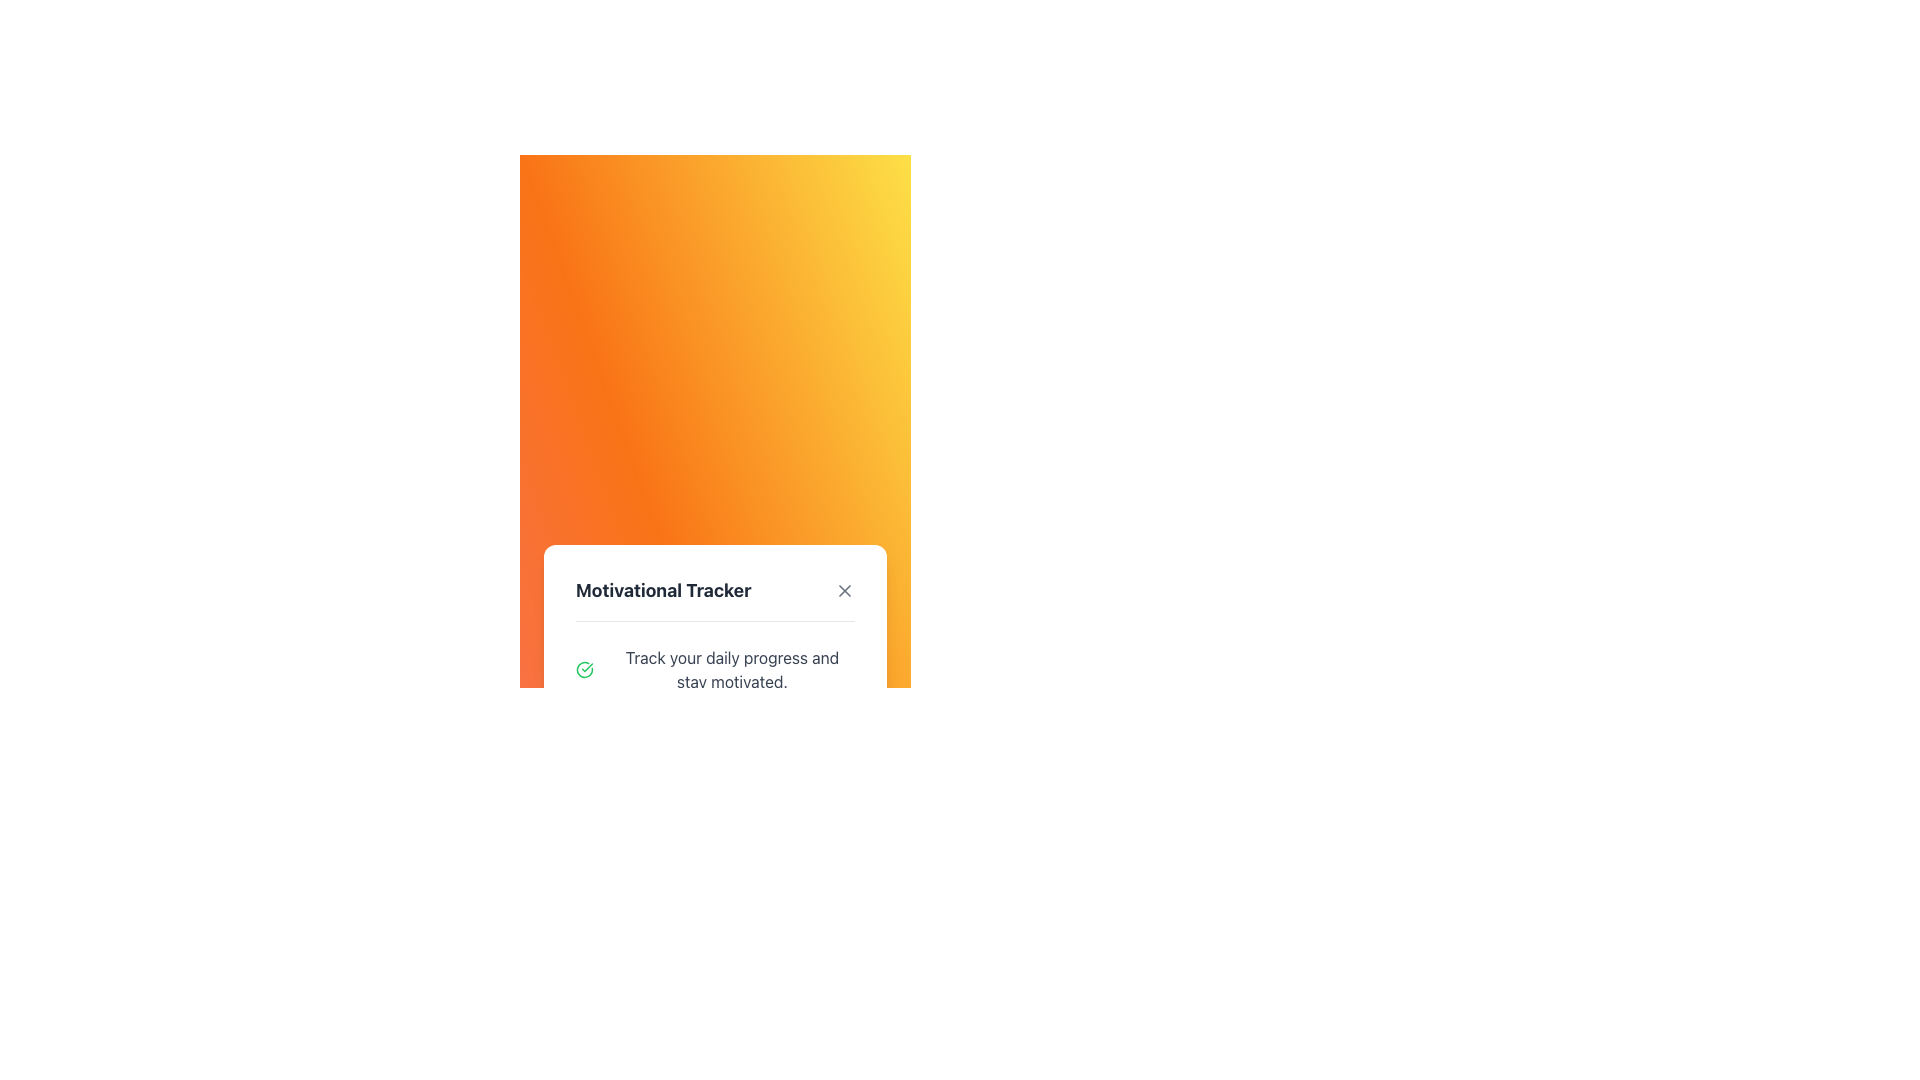 Image resolution: width=1920 pixels, height=1080 pixels. I want to click on motivational prompt text located at the first item in the 'Motivational Tracker' section, which is directly beneath the title and dividing line, so click(715, 669).